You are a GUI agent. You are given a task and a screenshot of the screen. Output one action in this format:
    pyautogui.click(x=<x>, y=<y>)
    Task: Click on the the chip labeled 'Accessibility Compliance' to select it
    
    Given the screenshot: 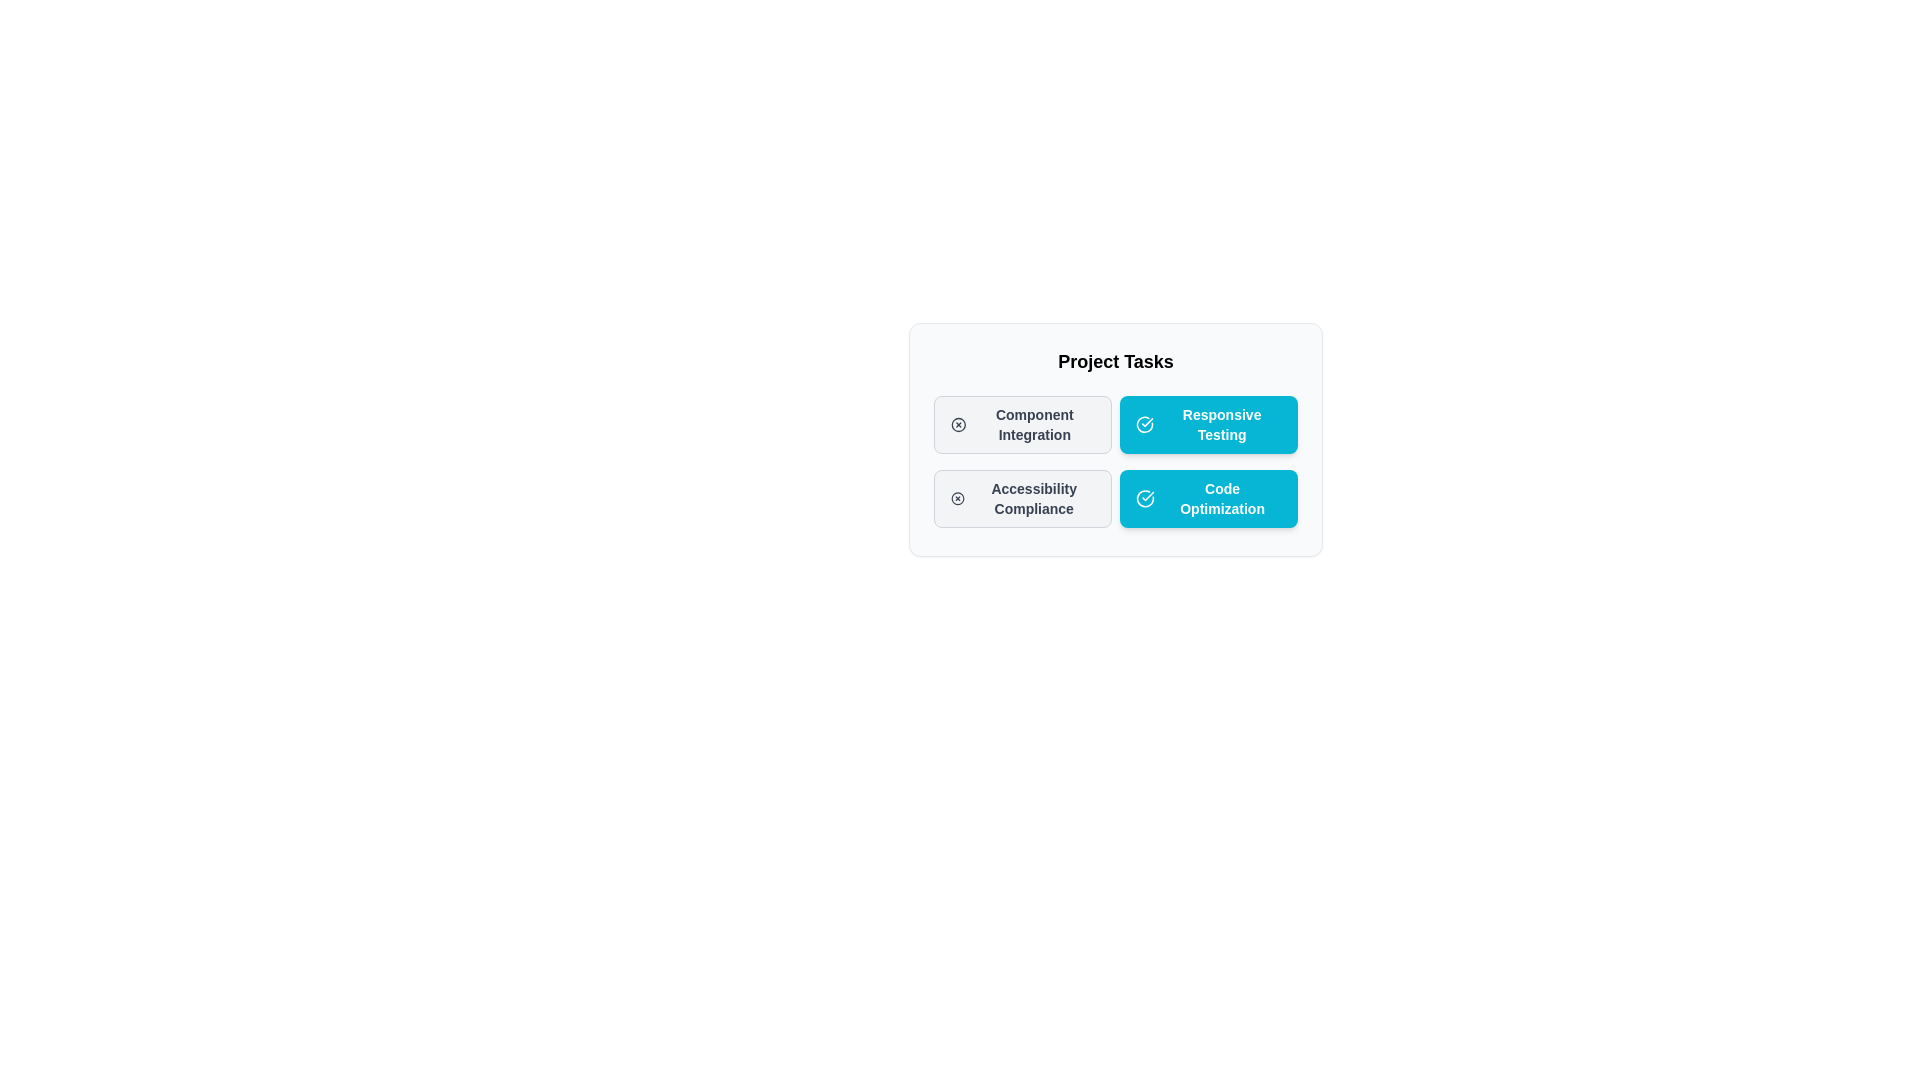 What is the action you would take?
    pyautogui.click(x=1022, y=497)
    